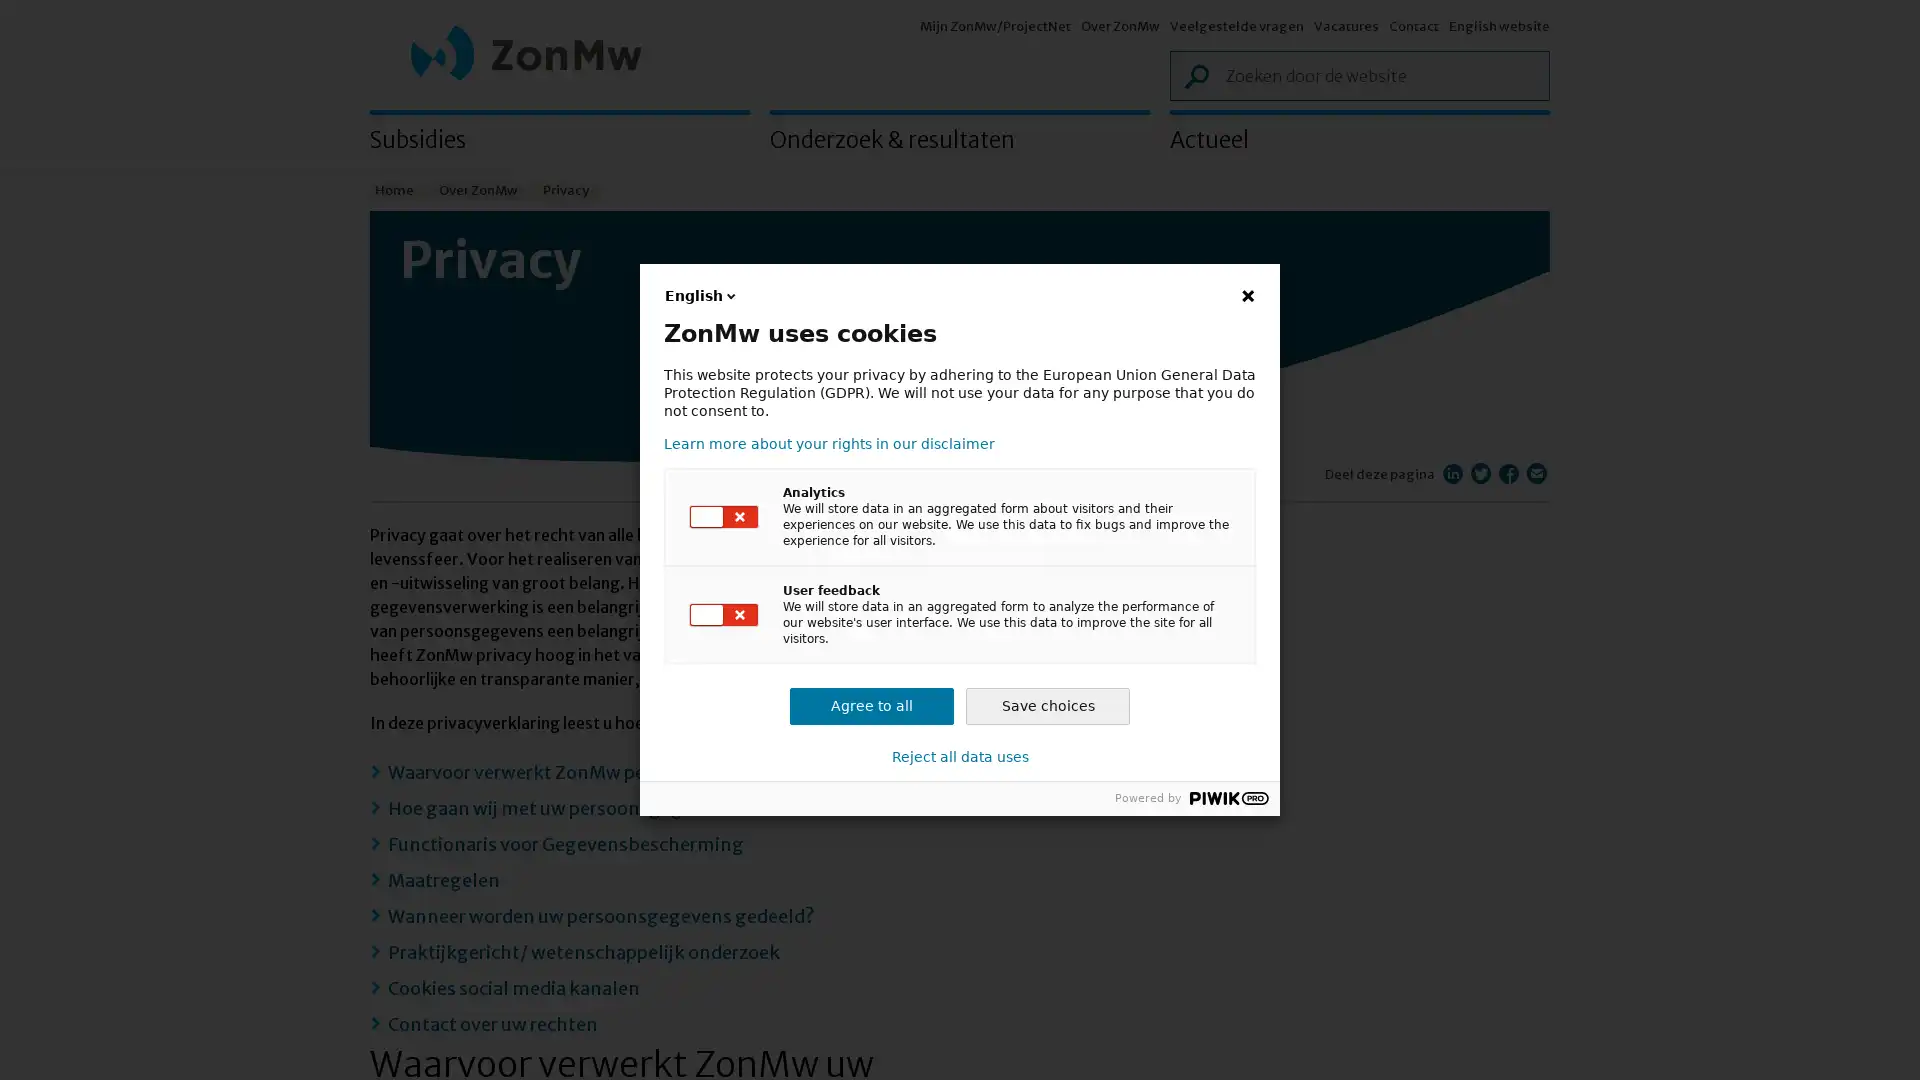 This screenshot has width=1920, height=1080. Describe the element at coordinates (958, 756) in the screenshot. I see `Reject all data uses` at that location.